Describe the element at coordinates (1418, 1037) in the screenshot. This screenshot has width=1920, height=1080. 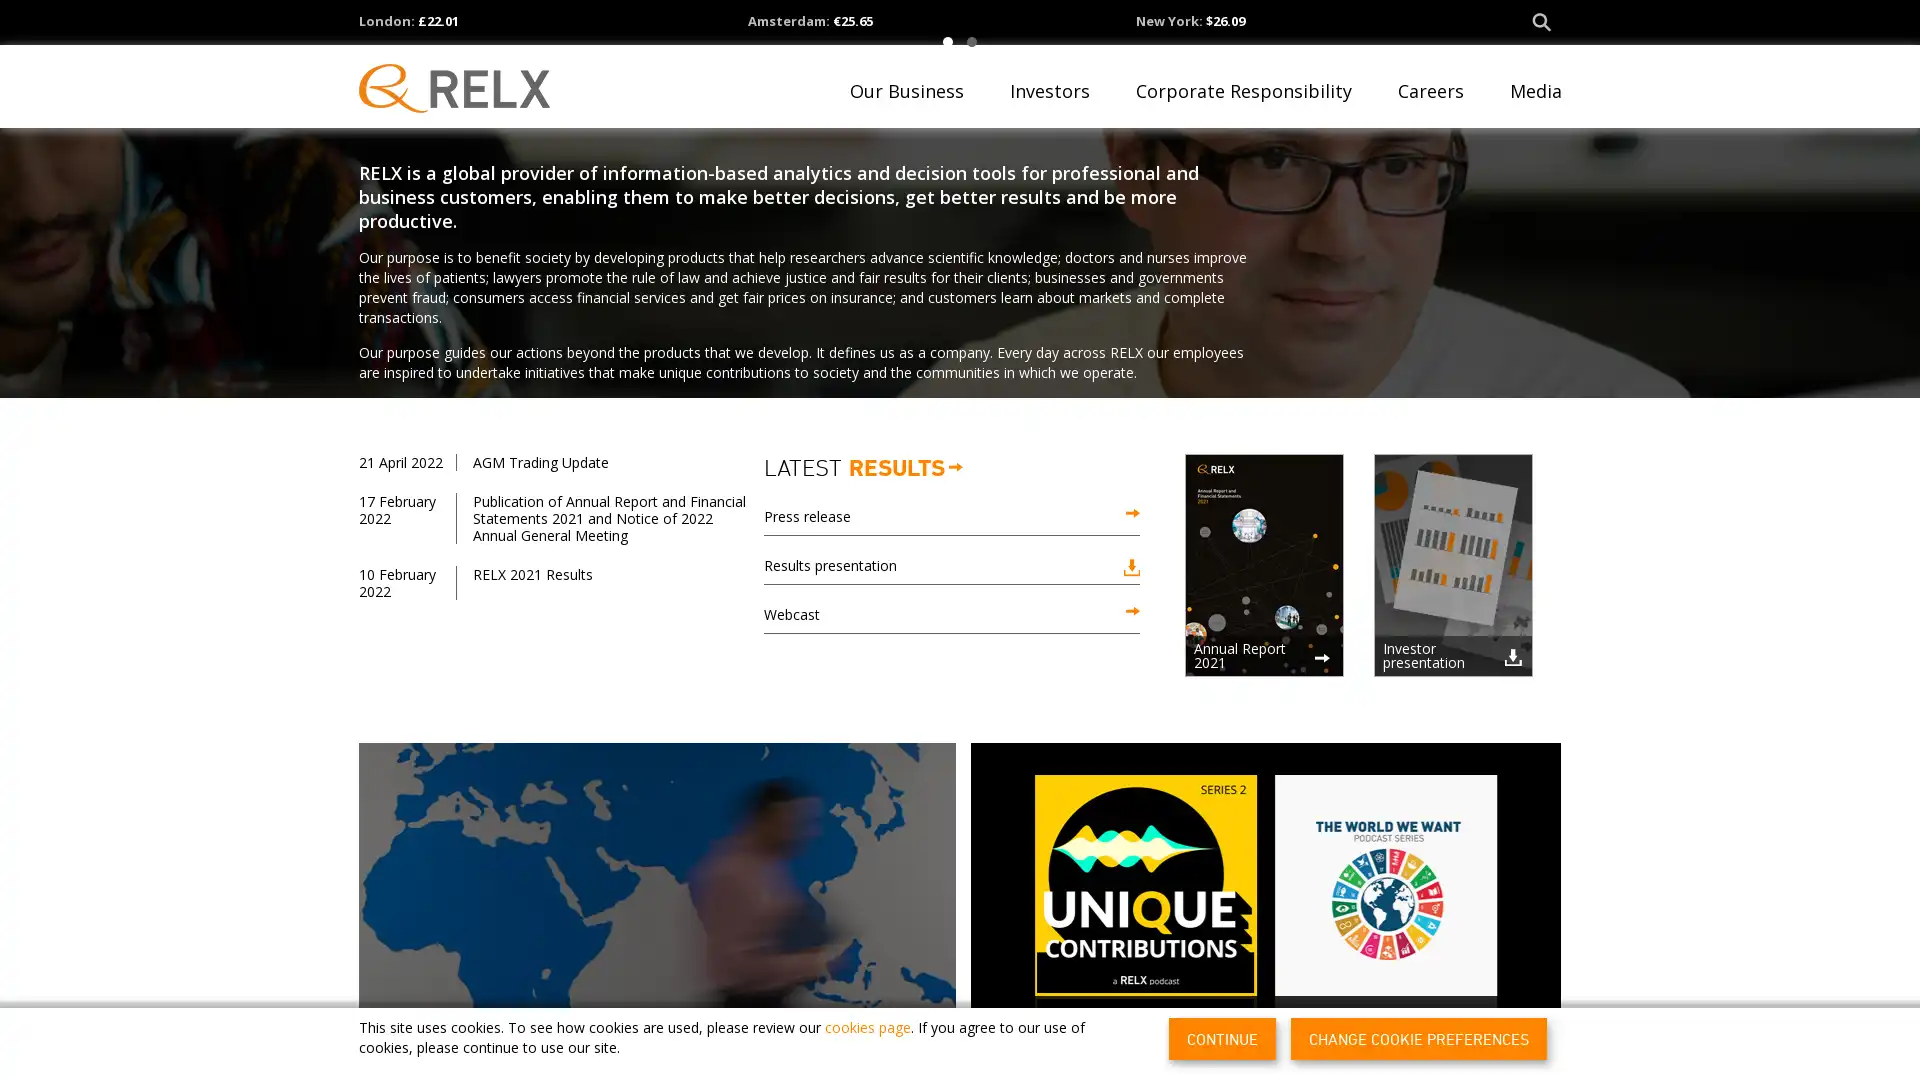
I see `CHANGE COOKIE PREFERENCES` at that location.